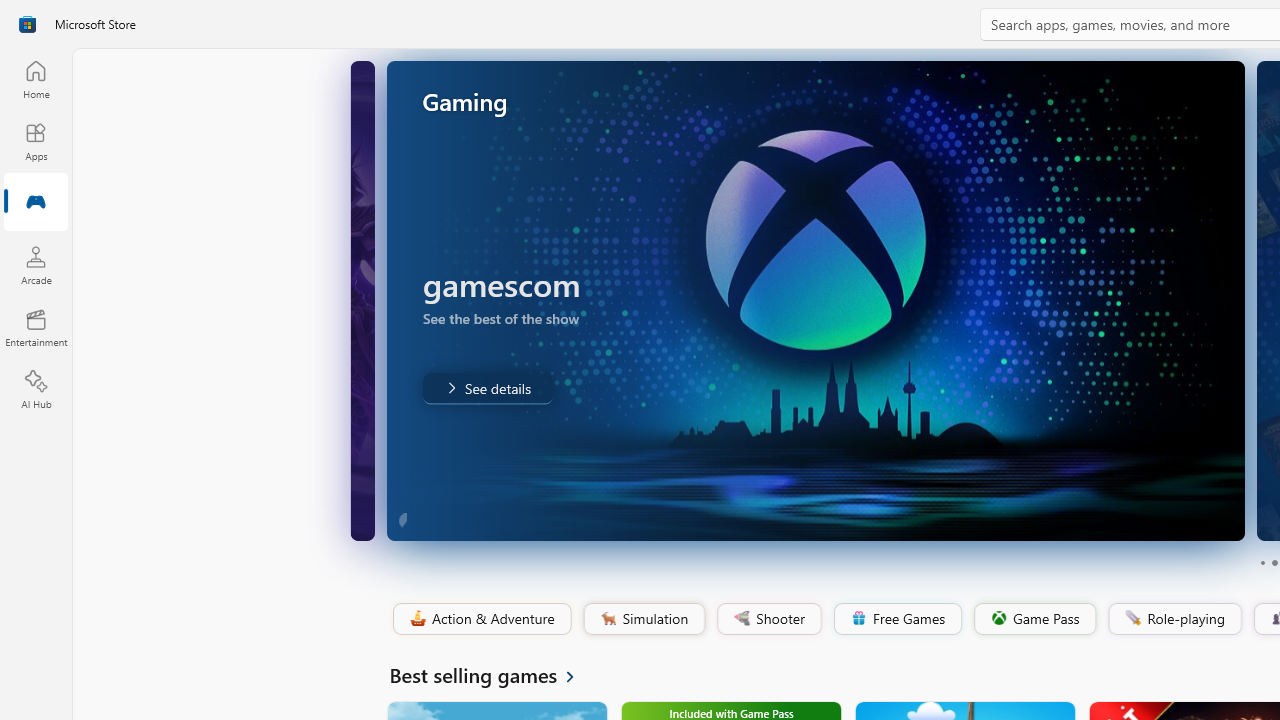 The width and height of the screenshot is (1280, 720). Describe the element at coordinates (1033, 618) in the screenshot. I see `'Game Pass'` at that location.